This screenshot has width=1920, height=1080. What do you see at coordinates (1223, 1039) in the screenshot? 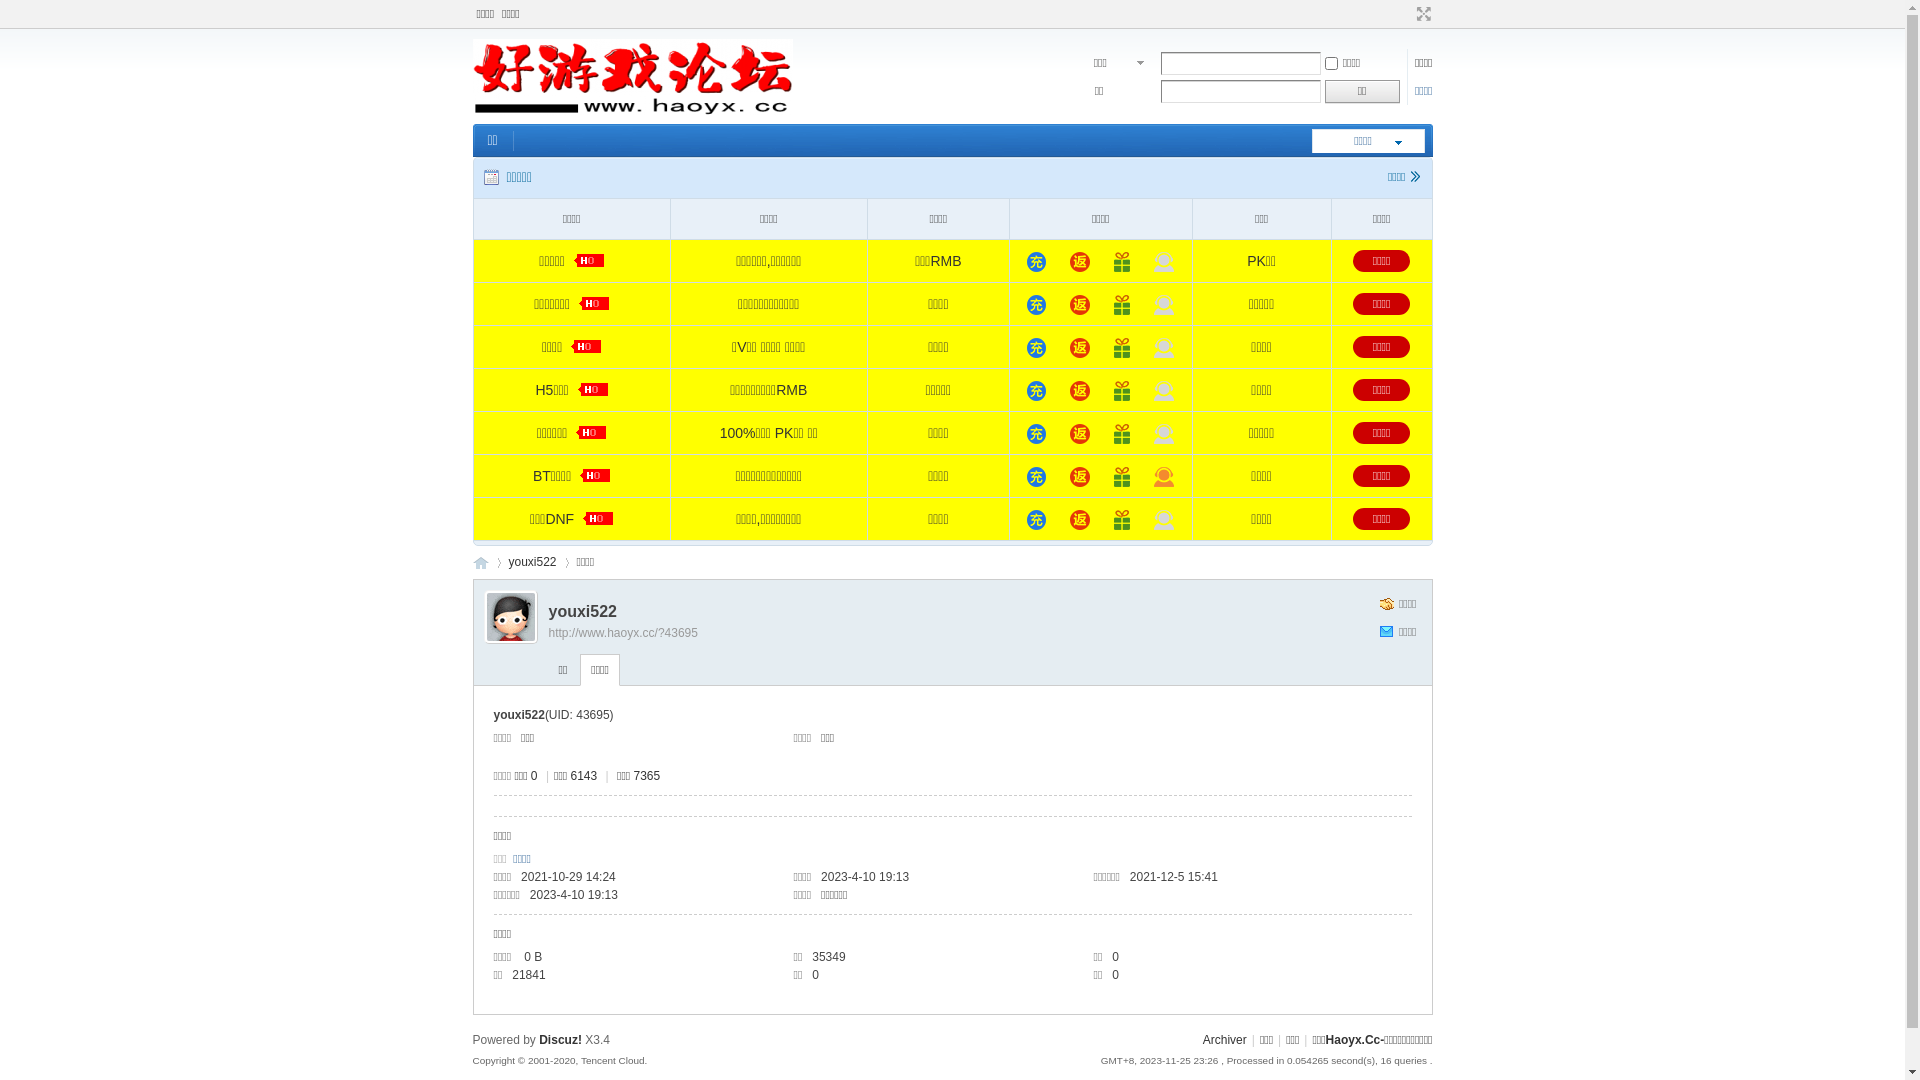
I see `'Archiver'` at bounding box center [1223, 1039].